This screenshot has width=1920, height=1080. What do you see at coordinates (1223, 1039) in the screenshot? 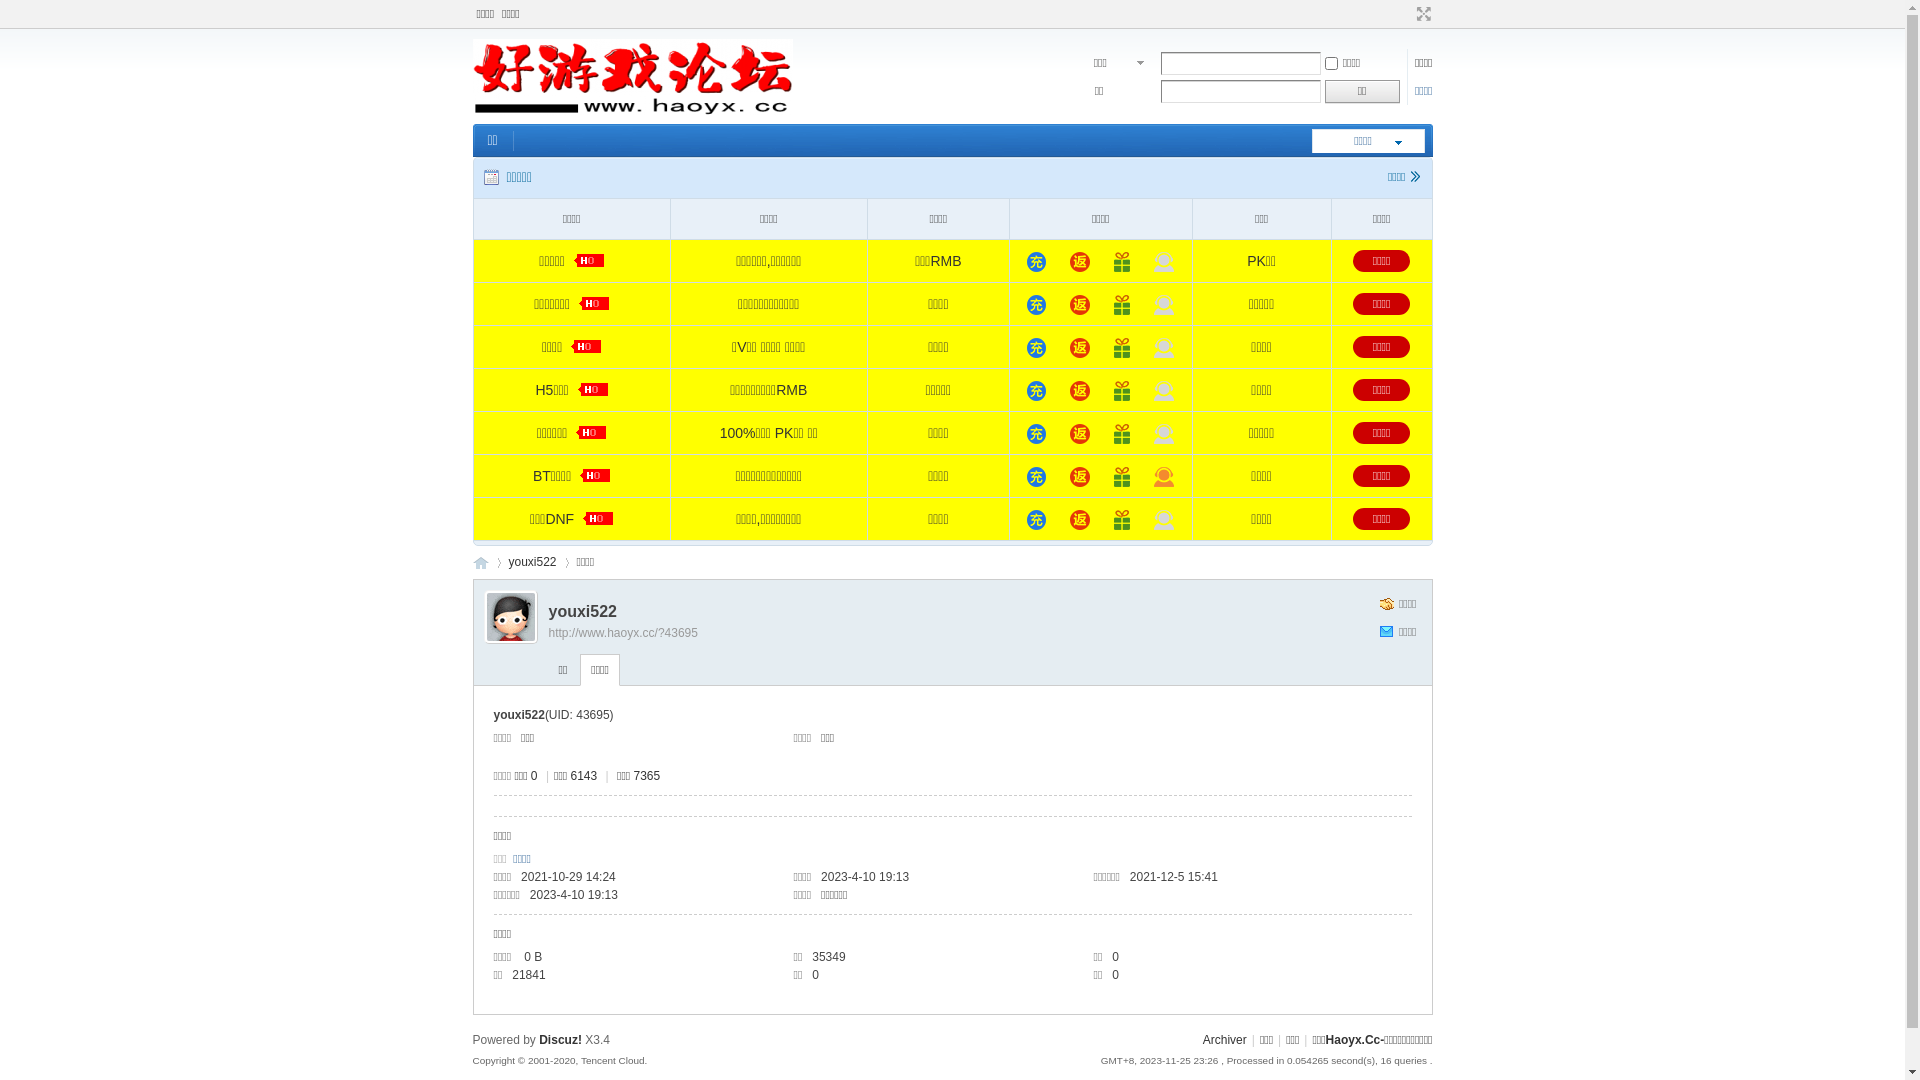
I see `'Archiver'` at bounding box center [1223, 1039].